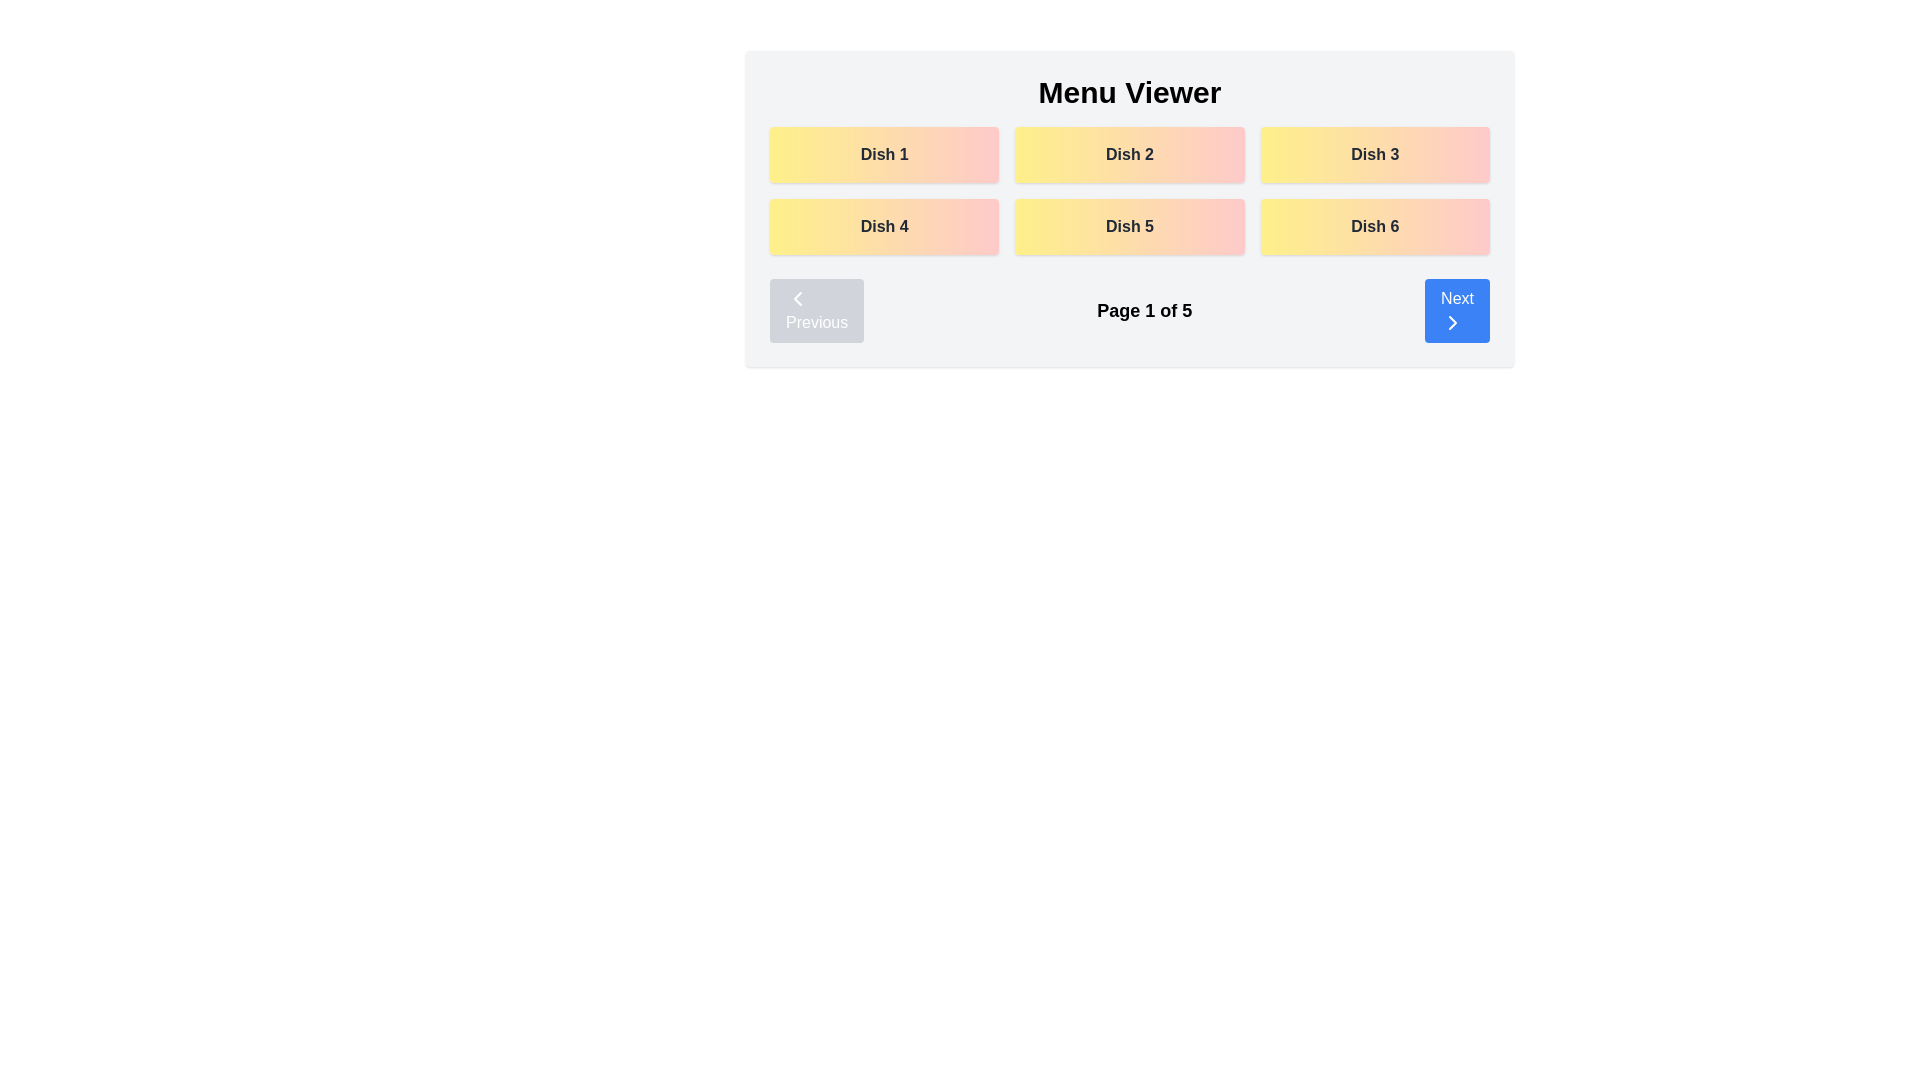  Describe the element at coordinates (1457, 311) in the screenshot. I see `the 'Next' button, which is a rectangular button with white text on a blue background, located at the bottom right of the pagination controls` at that location.